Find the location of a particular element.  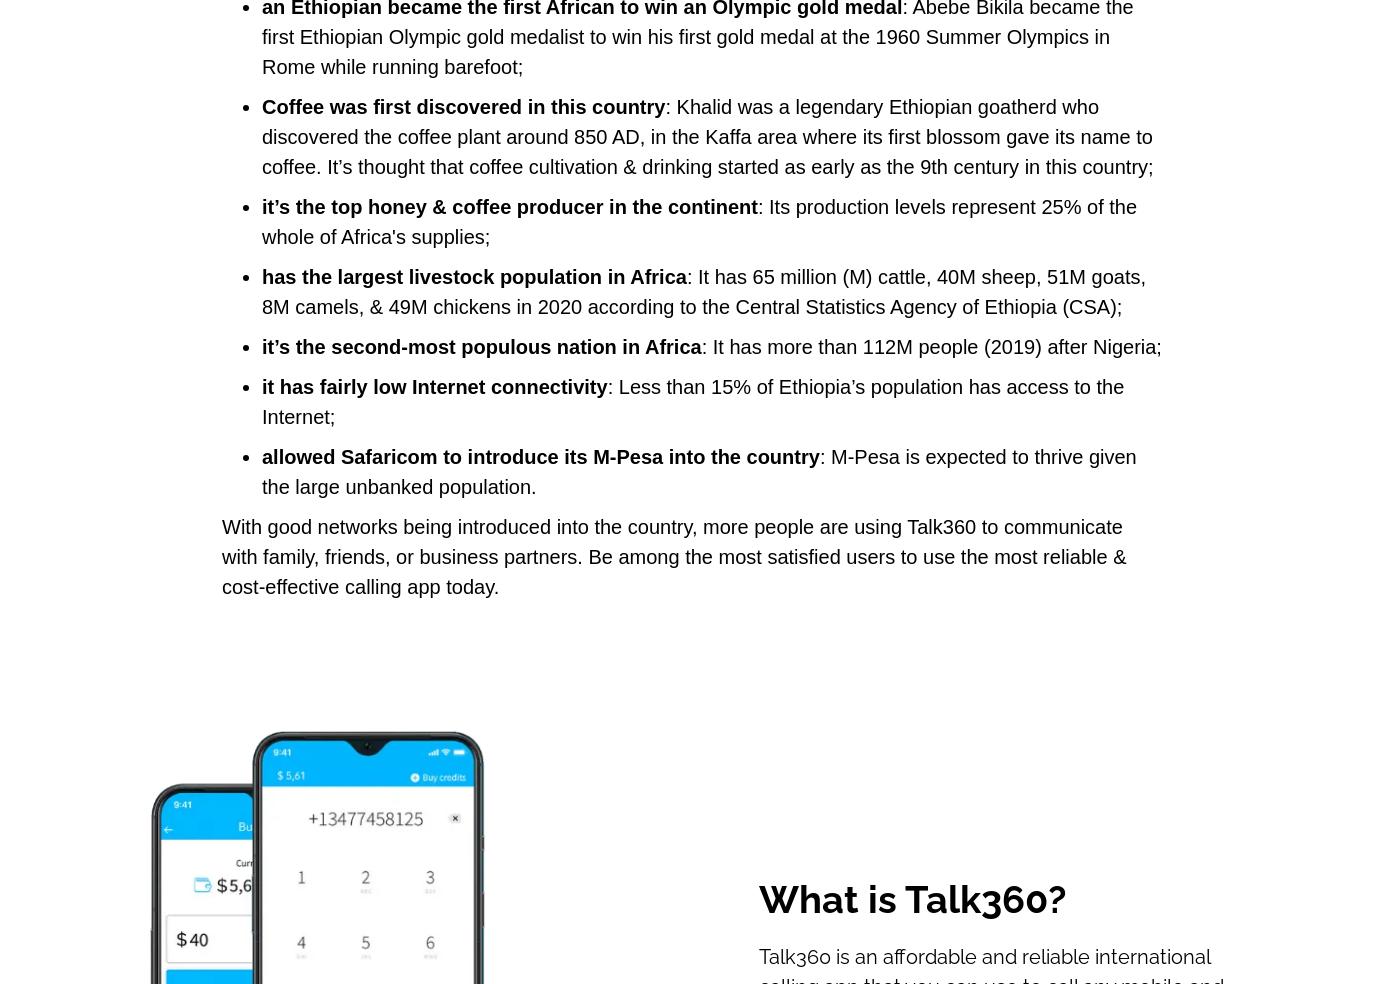

'it’s the second-most populous nation in Africa' is located at coordinates (480, 345).